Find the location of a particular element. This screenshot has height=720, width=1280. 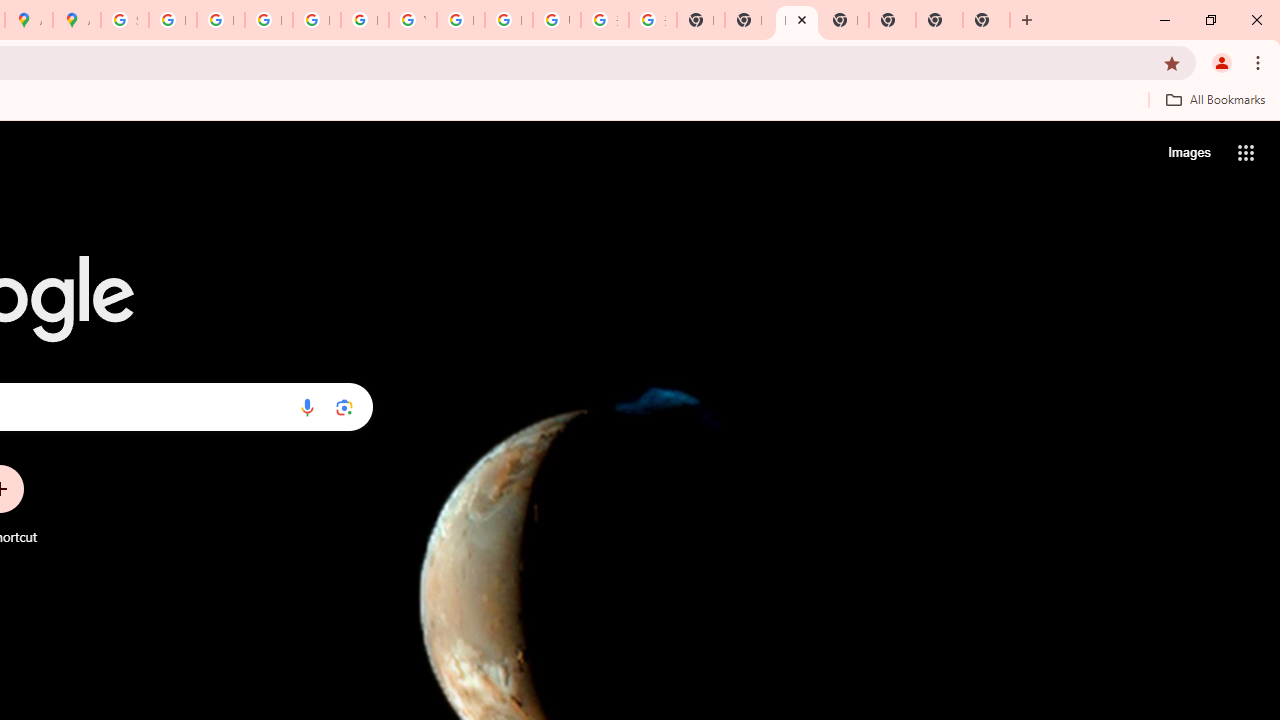

'Search for Images ' is located at coordinates (1189, 152).